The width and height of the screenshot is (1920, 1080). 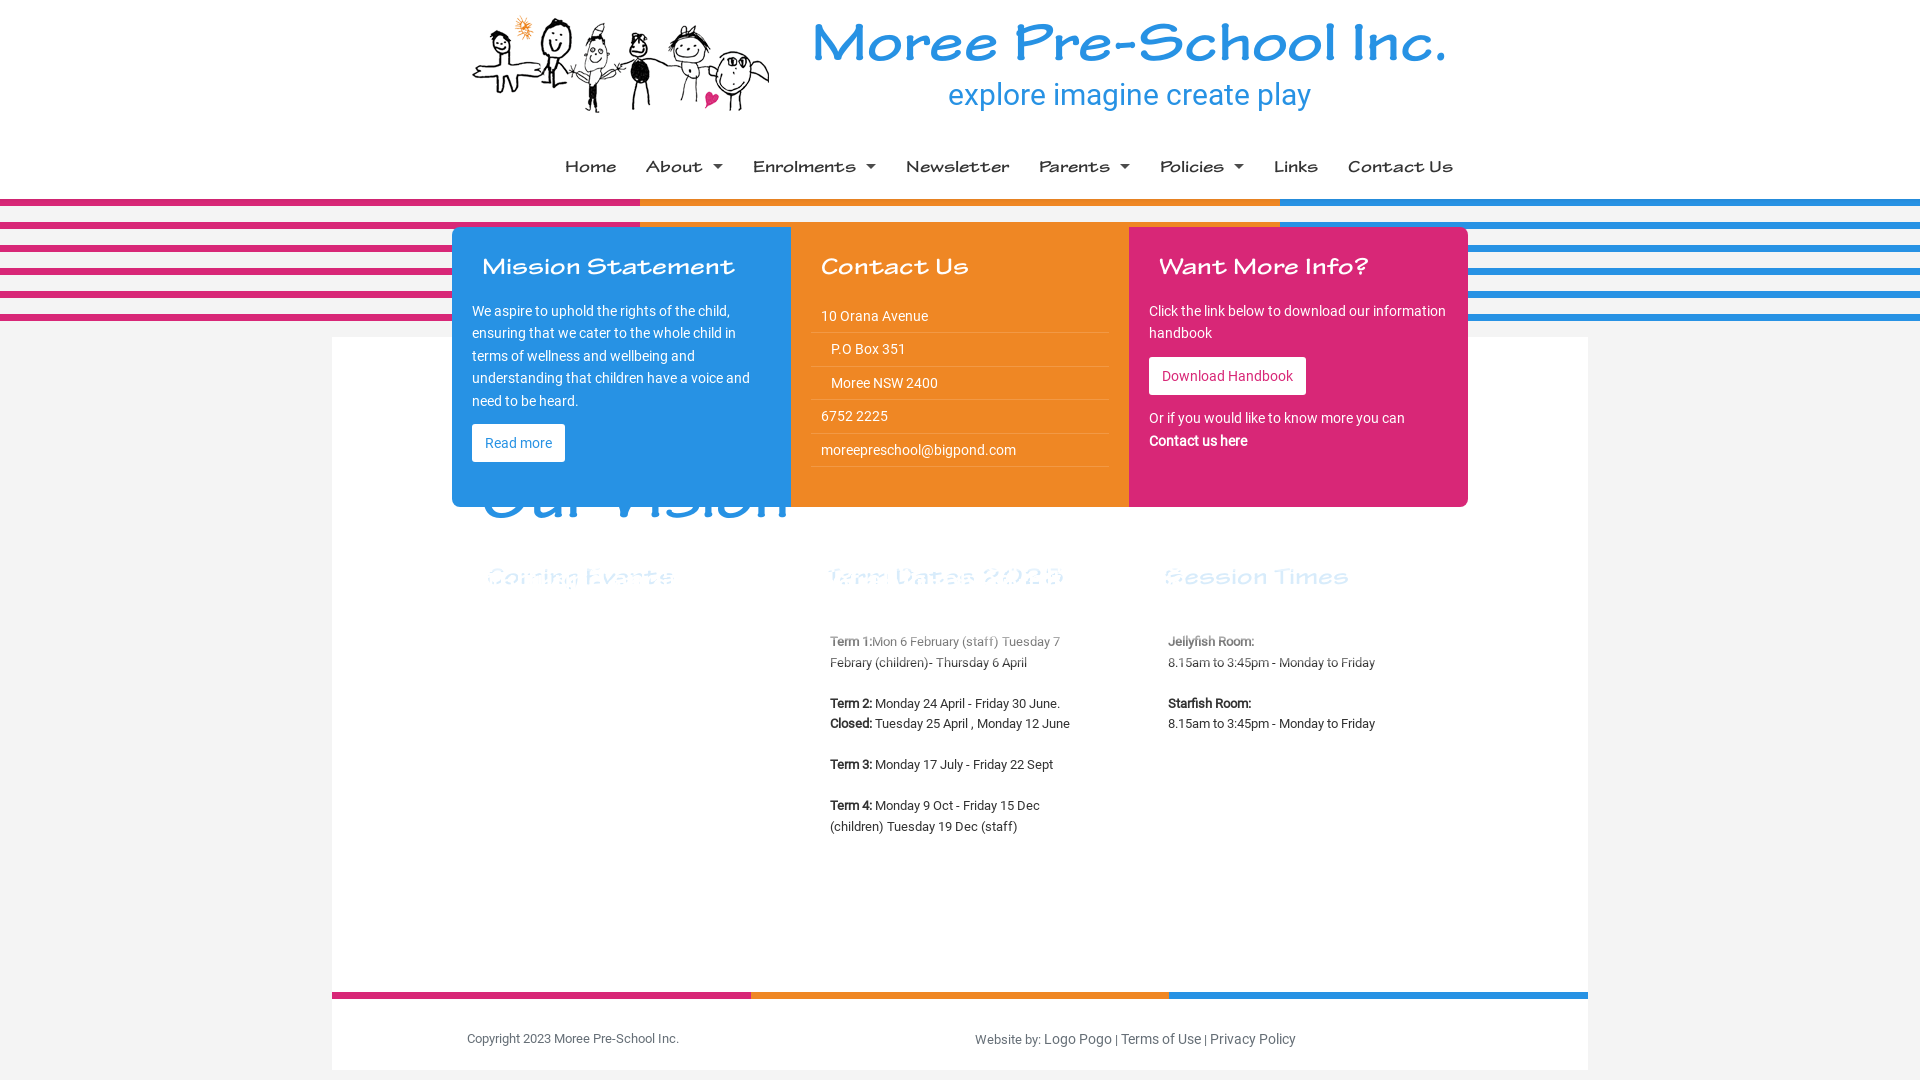 I want to click on 'Committee Meeting Dates', so click(x=1083, y=255).